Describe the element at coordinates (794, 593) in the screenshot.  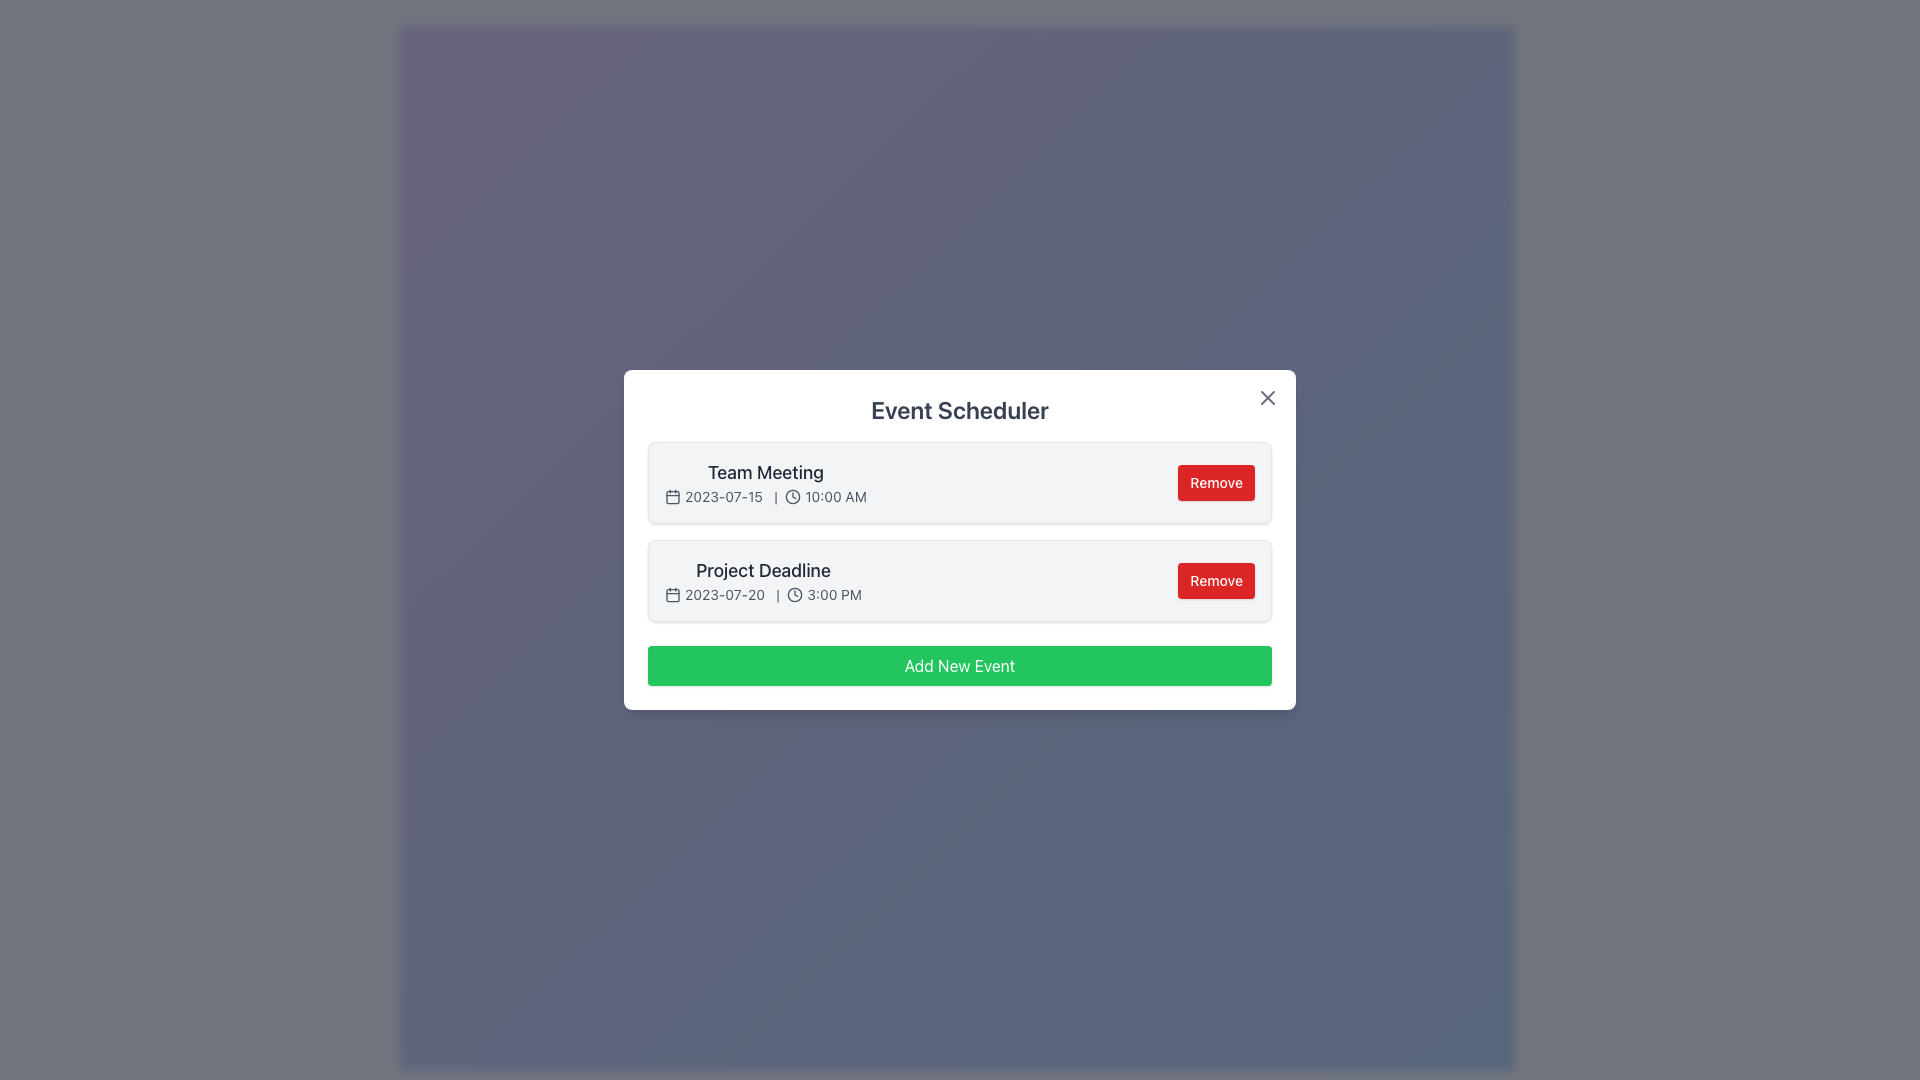
I see `the clock icon that indicates the event time, positioned in the lower item of the event details, following the calendar icon and preceding the event time text ('3:00 PM')` at that location.